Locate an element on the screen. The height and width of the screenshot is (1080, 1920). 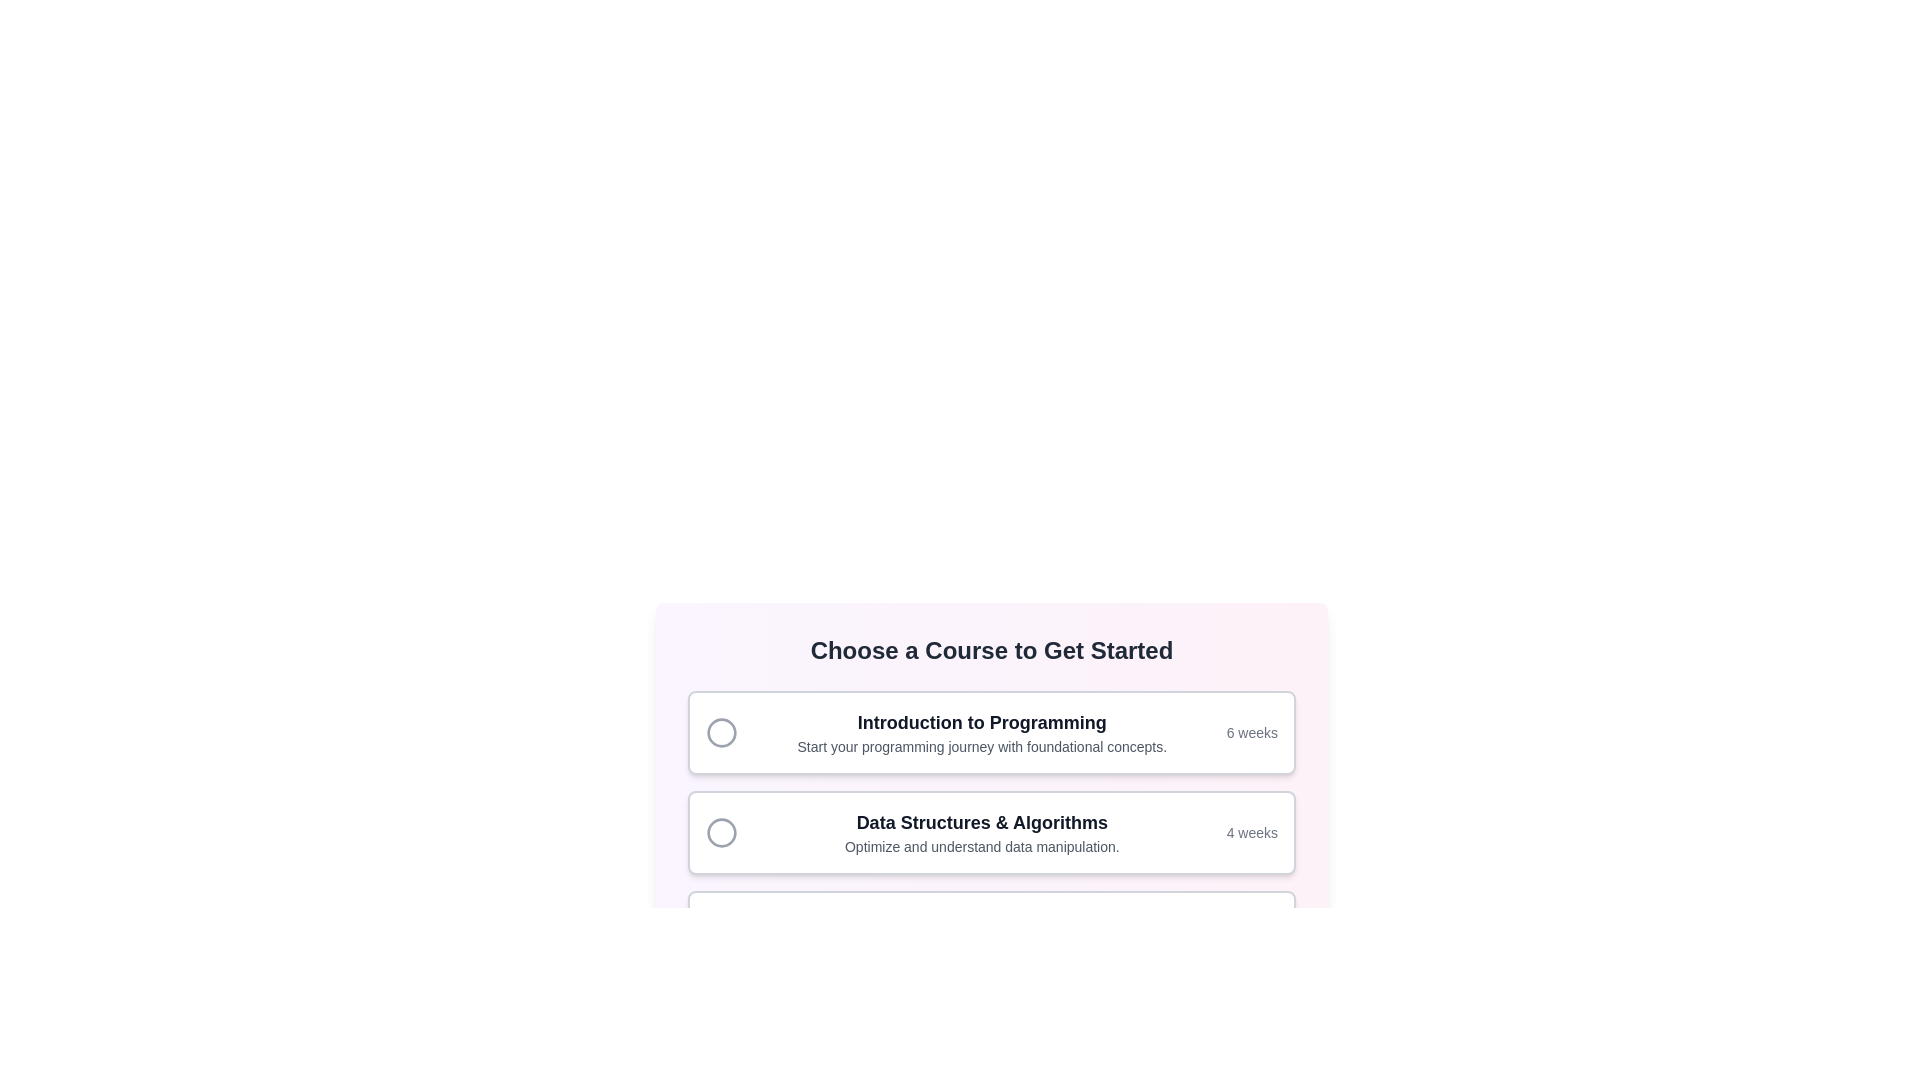
the text label that reads 'Optimize and understand data manipulation.' which is located below the header 'Data Structures & Algorithms' in the course selection card is located at coordinates (982, 847).